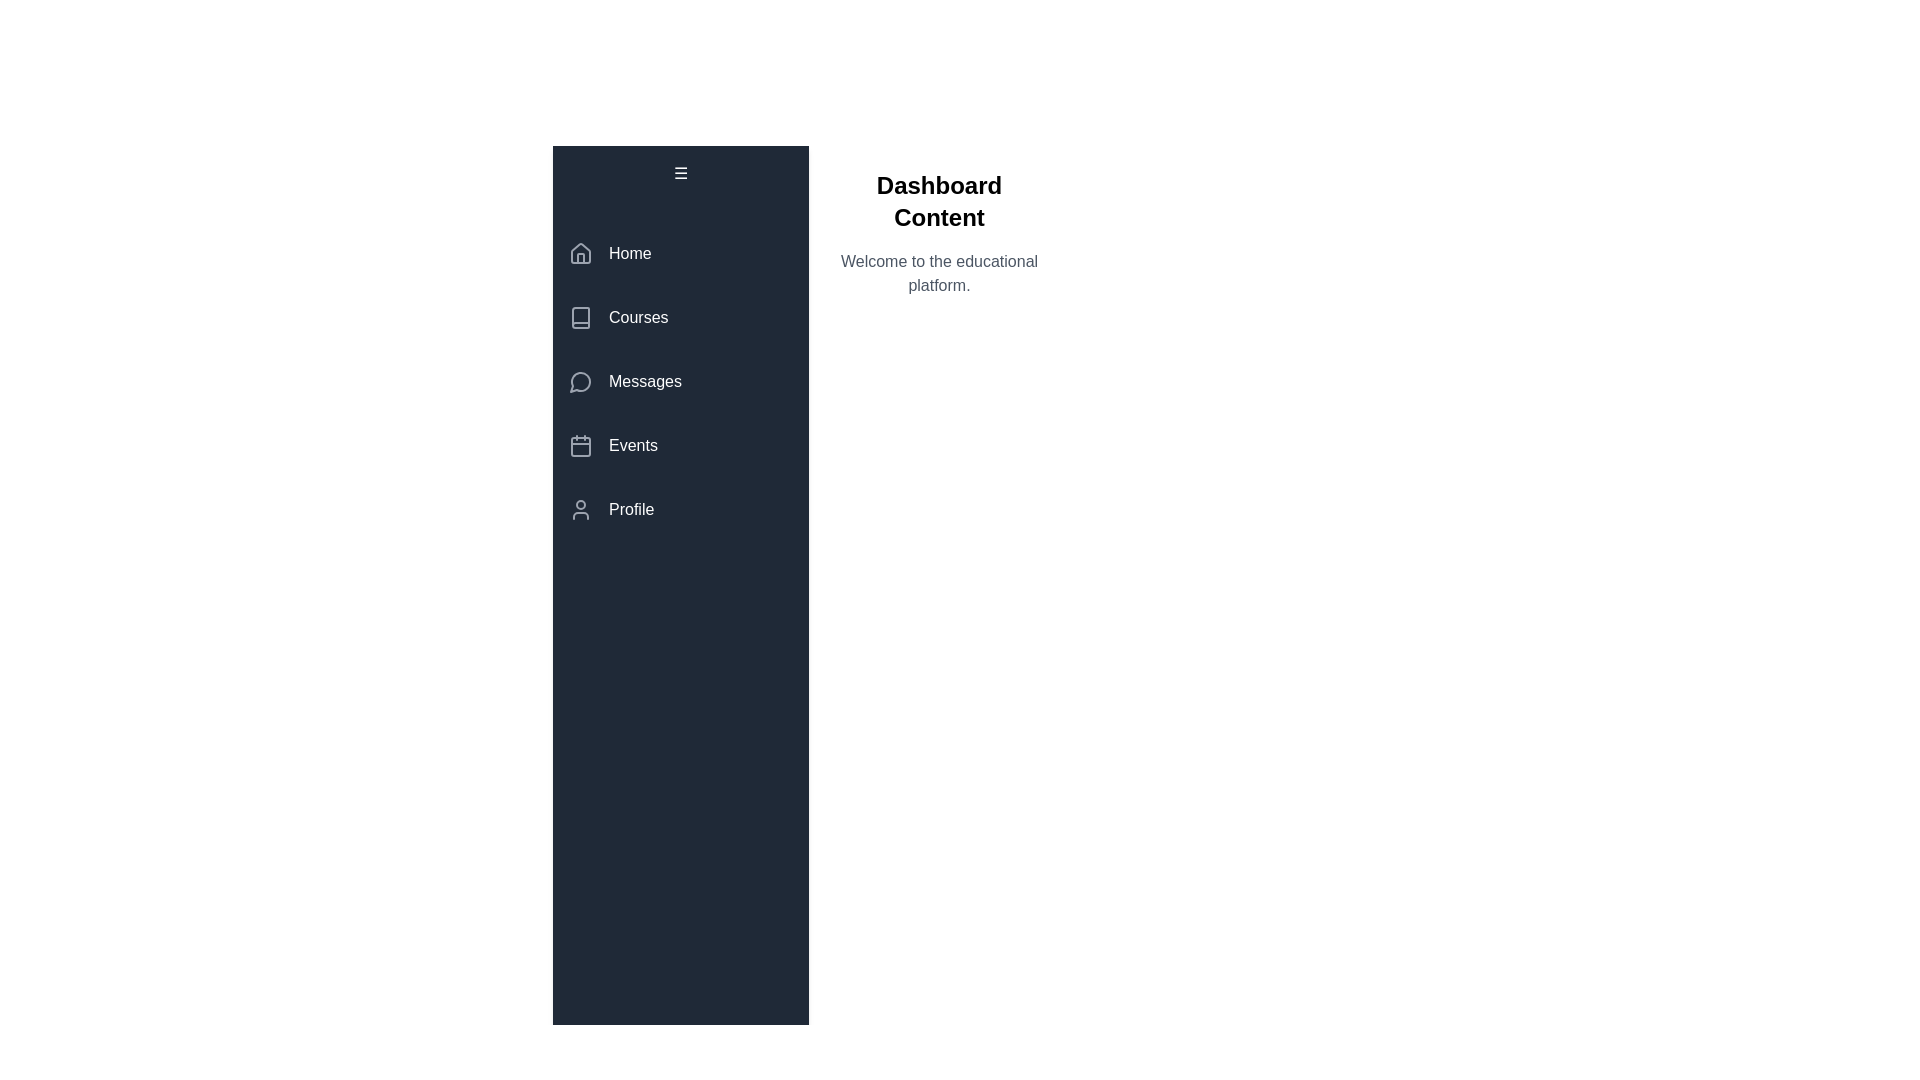  Describe the element at coordinates (681, 253) in the screenshot. I see `the menu item labeled Home to observe visual feedback` at that location.